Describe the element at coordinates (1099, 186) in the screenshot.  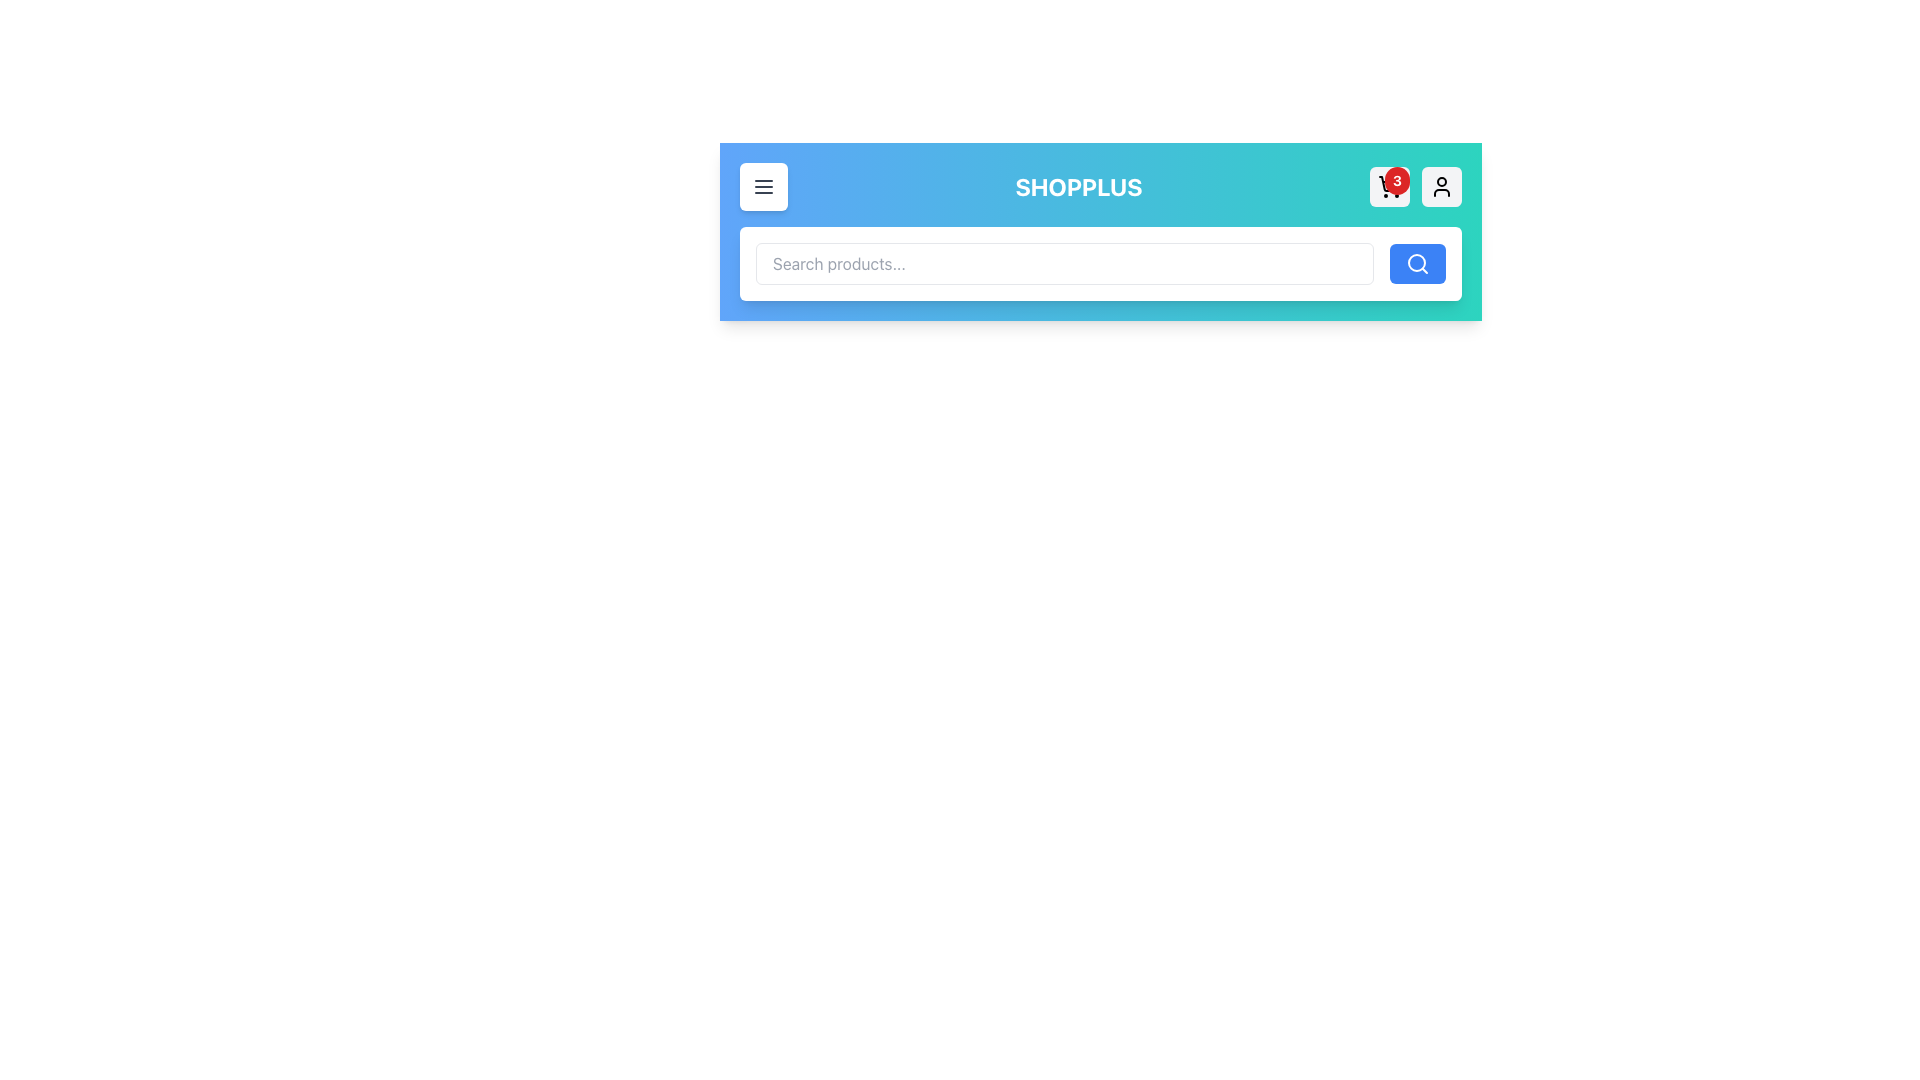
I see `the 'ShopPlus3' text label, which is styled in white, bold, uppercase letters and centrally positioned in the header bar with a blue-to-teal gradient background` at that location.